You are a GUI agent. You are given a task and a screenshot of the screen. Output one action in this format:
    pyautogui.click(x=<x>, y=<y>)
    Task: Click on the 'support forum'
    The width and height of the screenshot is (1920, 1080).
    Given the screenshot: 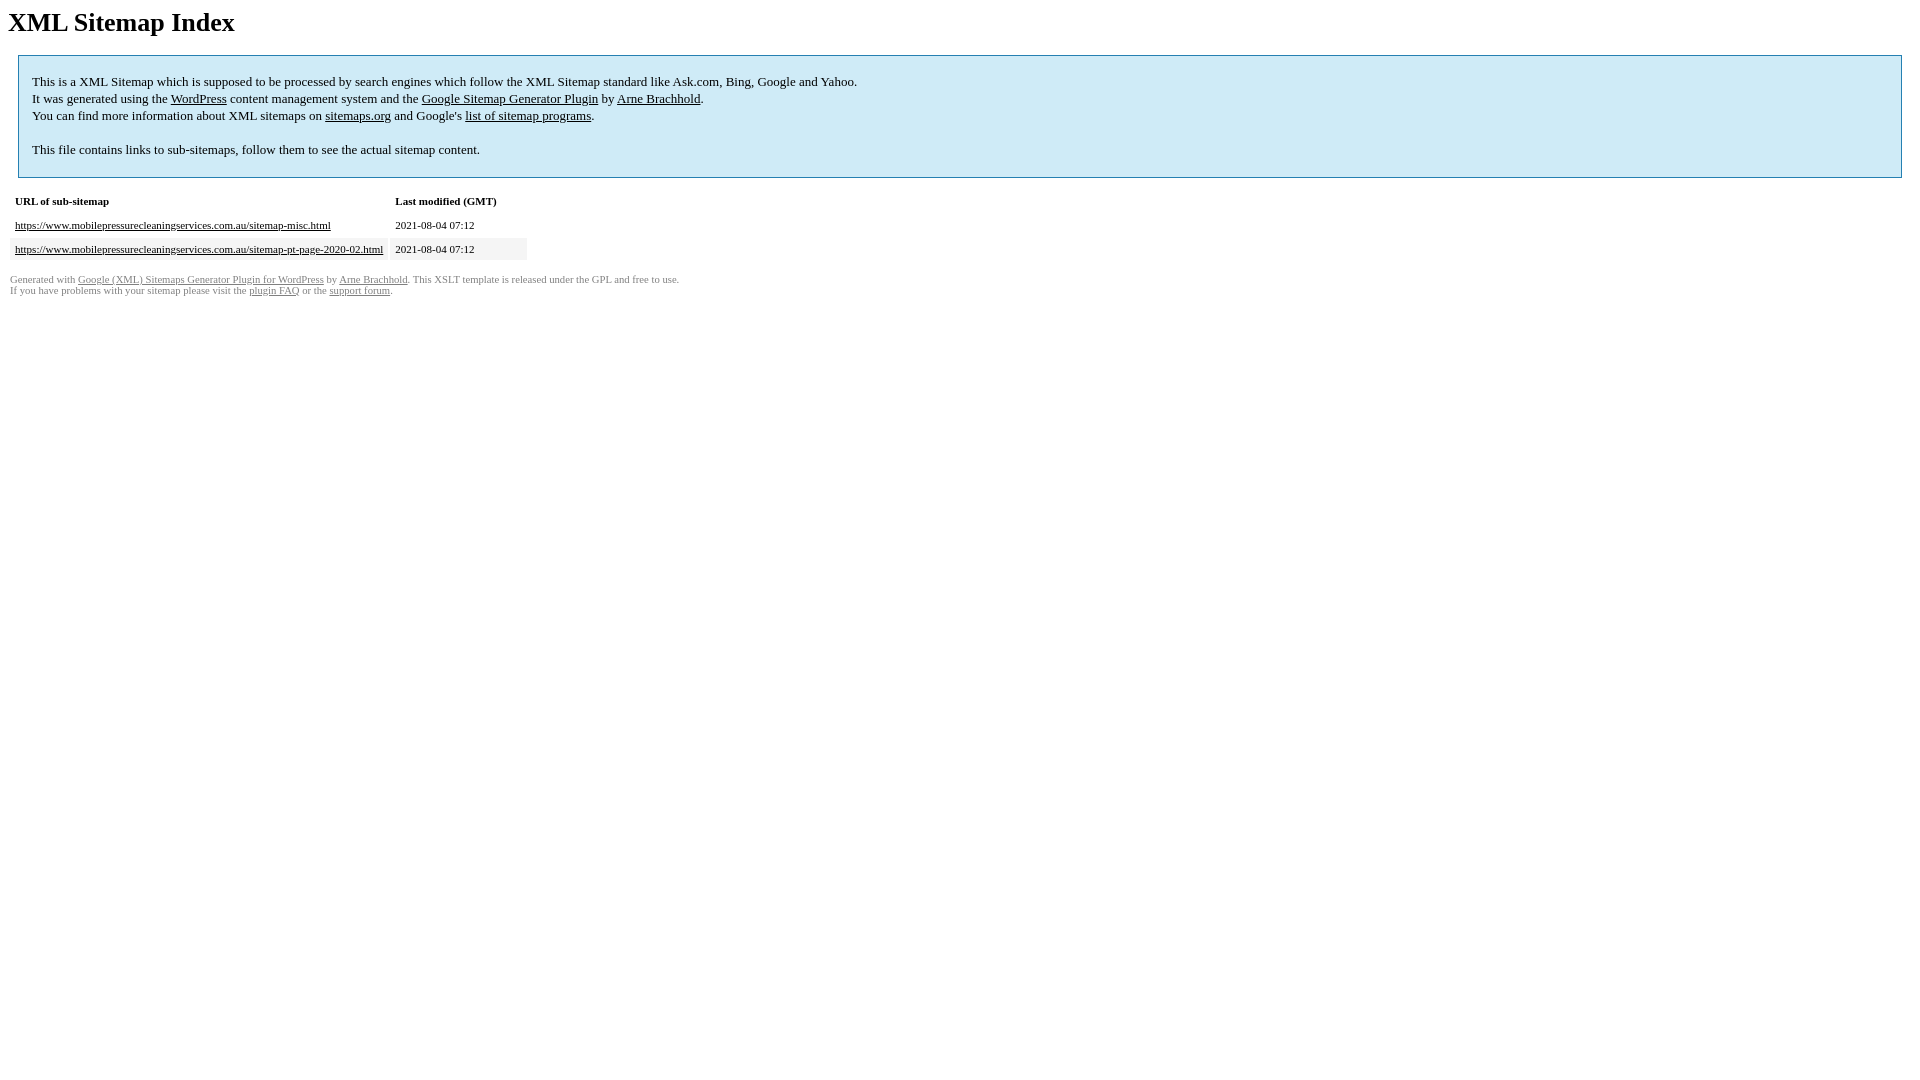 What is the action you would take?
    pyautogui.click(x=359, y=290)
    